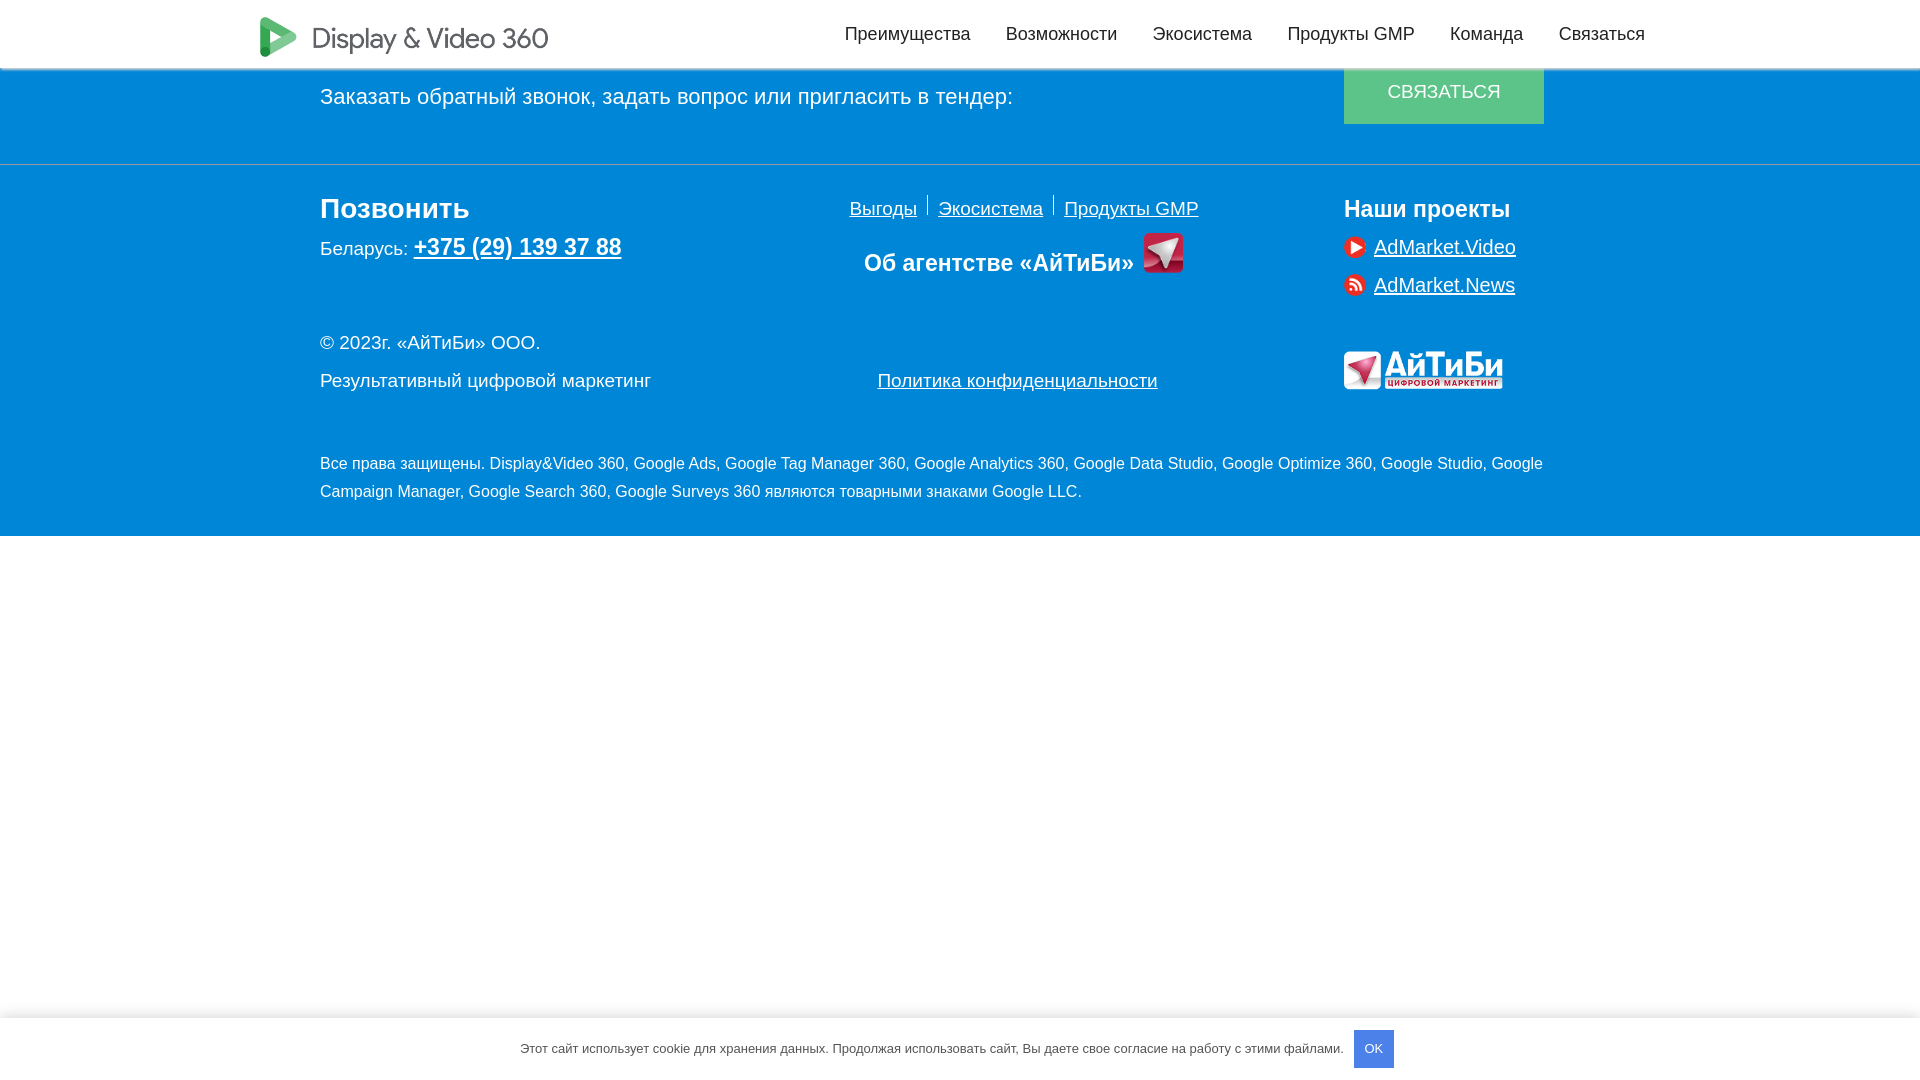  I want to click on 'AdMarket.Video', so click(1344, 245).